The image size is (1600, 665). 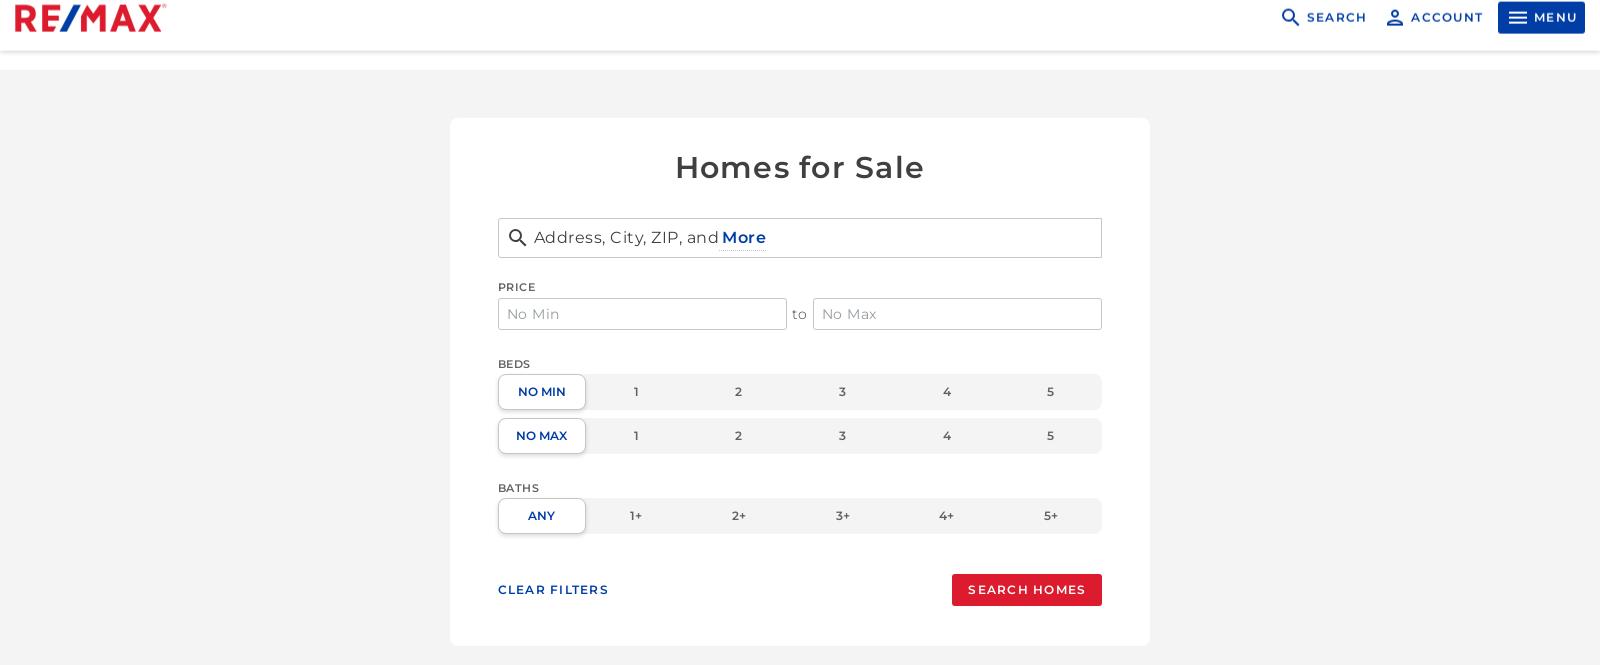 What do you see at coordinates (515, 434) in the screenshot?
I see `'No Max'` at bounding box center [515, 434].